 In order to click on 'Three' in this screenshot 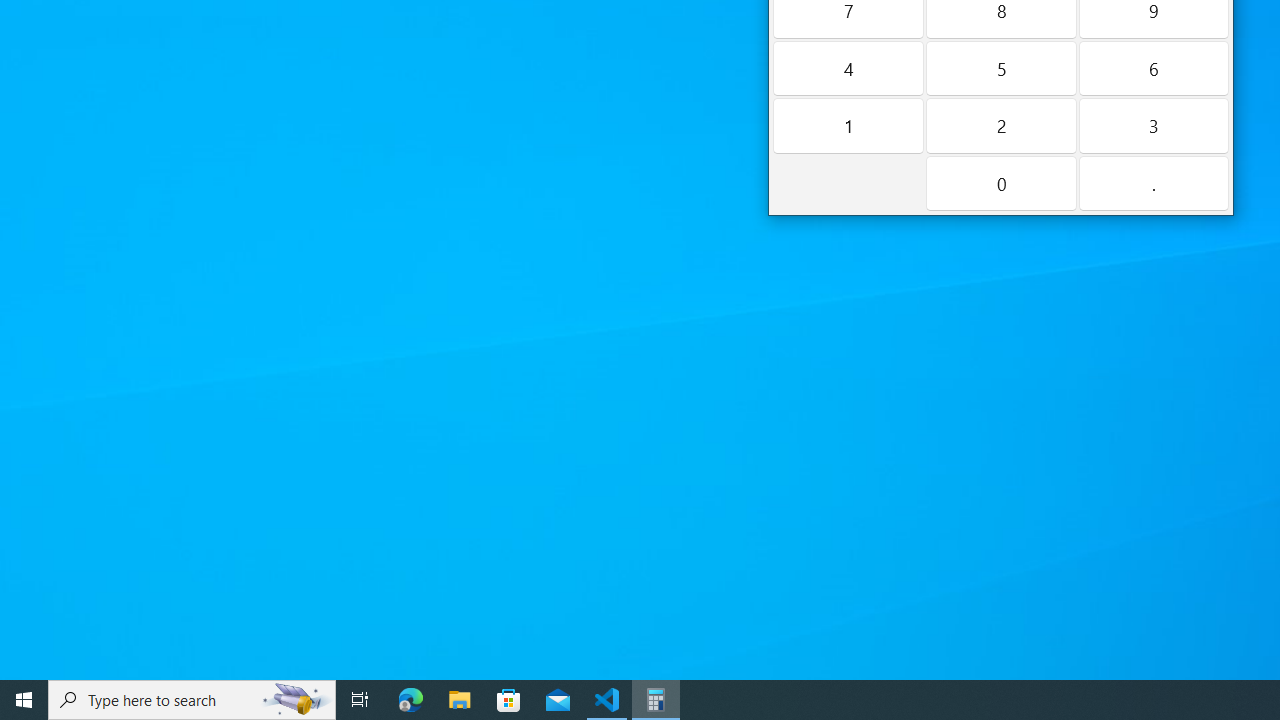, I will do `click(1153, 125)`.